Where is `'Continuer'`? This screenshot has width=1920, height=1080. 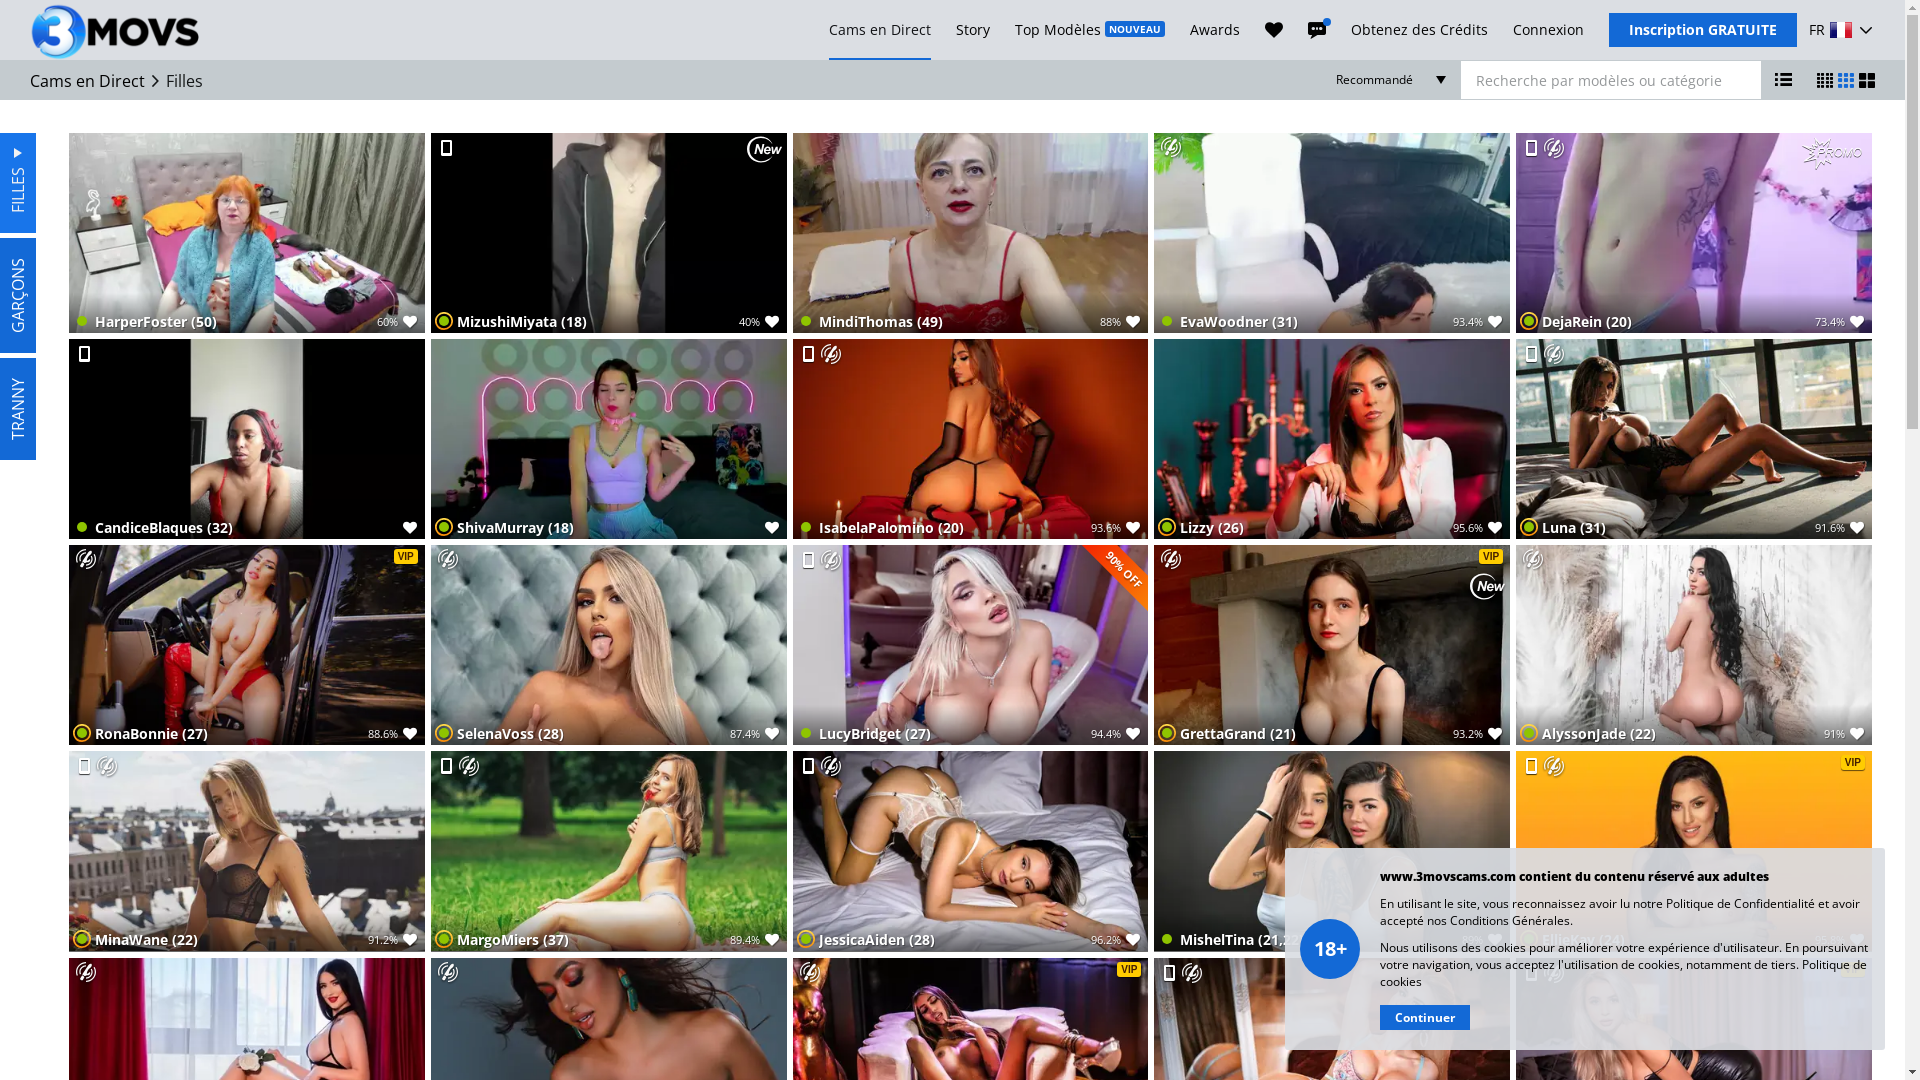
'Continuer' is located at coordinates (1424, 1017).